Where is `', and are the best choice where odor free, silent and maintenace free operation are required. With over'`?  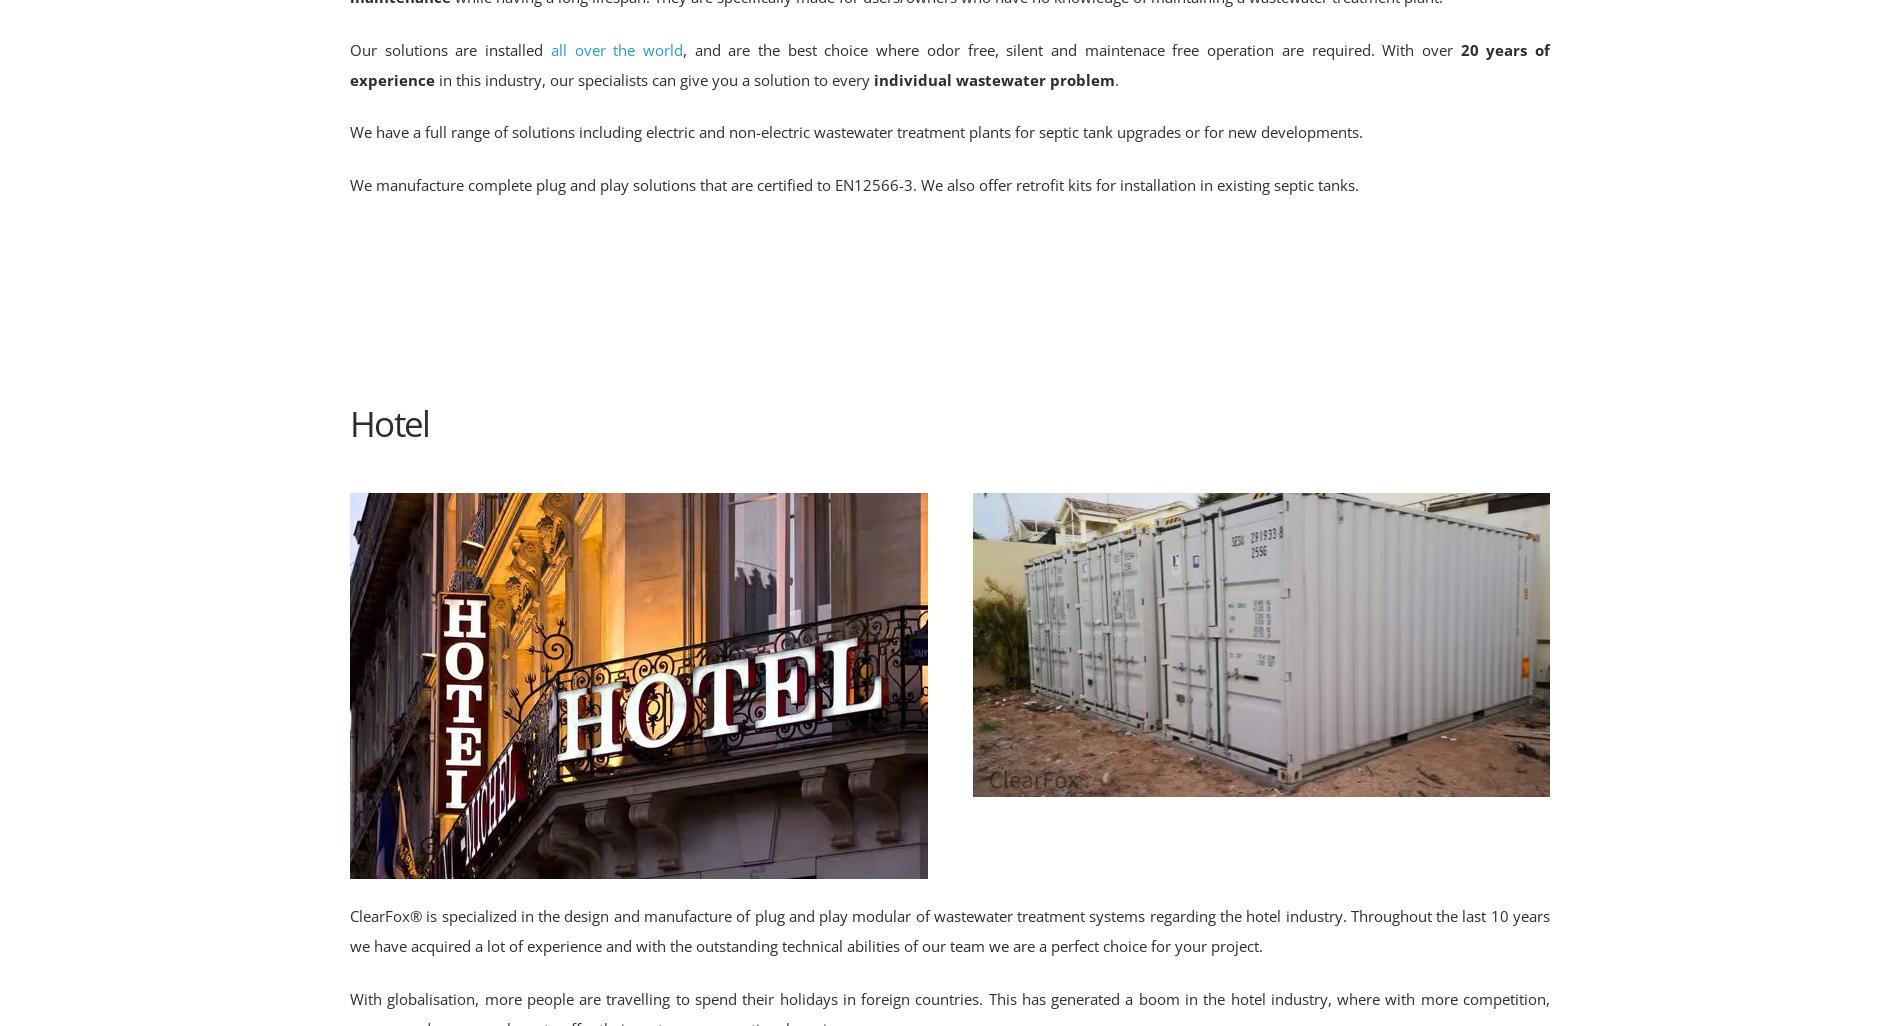 ', and are the best choice where odor free, silent and maintenace free operation are required. With over' is located at coordinates (1071, 49).